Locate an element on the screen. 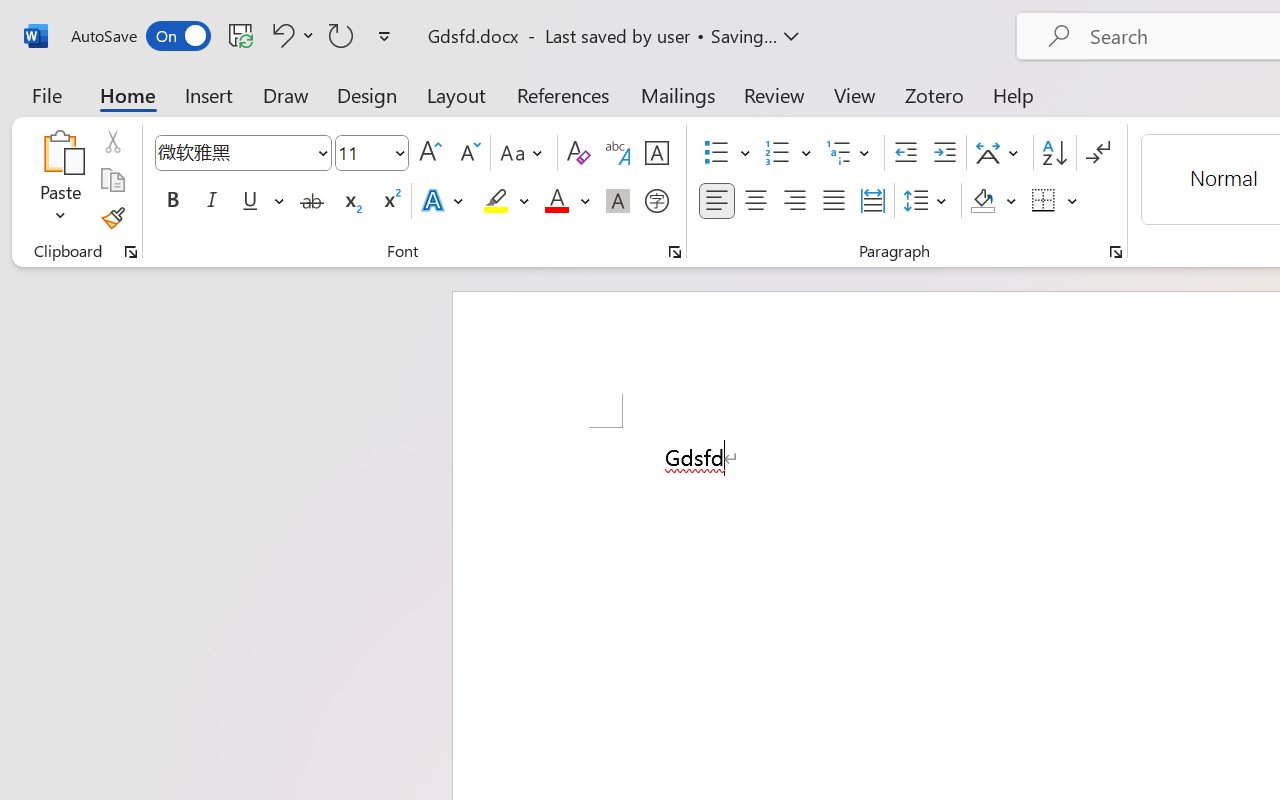 This screenshot has height=800, width=1280. 'Font Color Red' is located at coordinates (556, 201).